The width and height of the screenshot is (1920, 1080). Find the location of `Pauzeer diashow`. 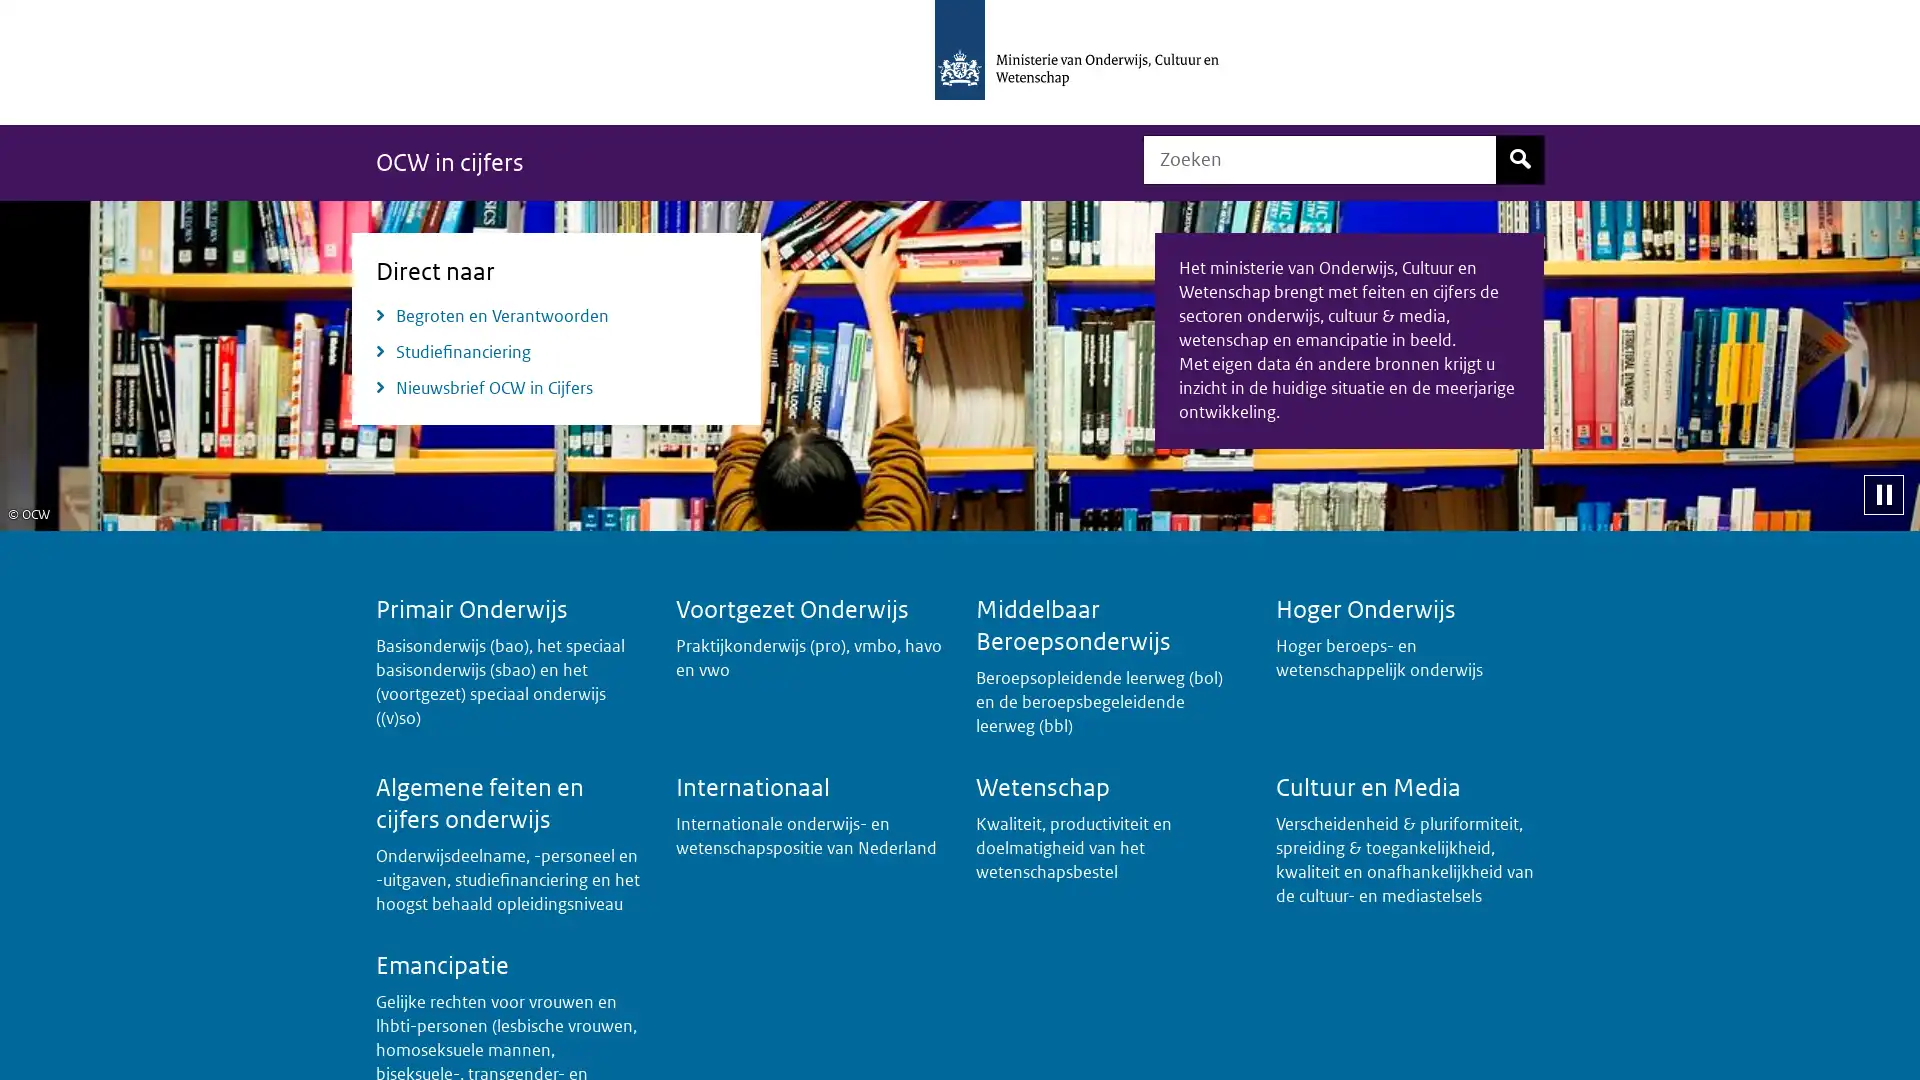

Pauzeer diashow is located at coordinates (1882, 493).